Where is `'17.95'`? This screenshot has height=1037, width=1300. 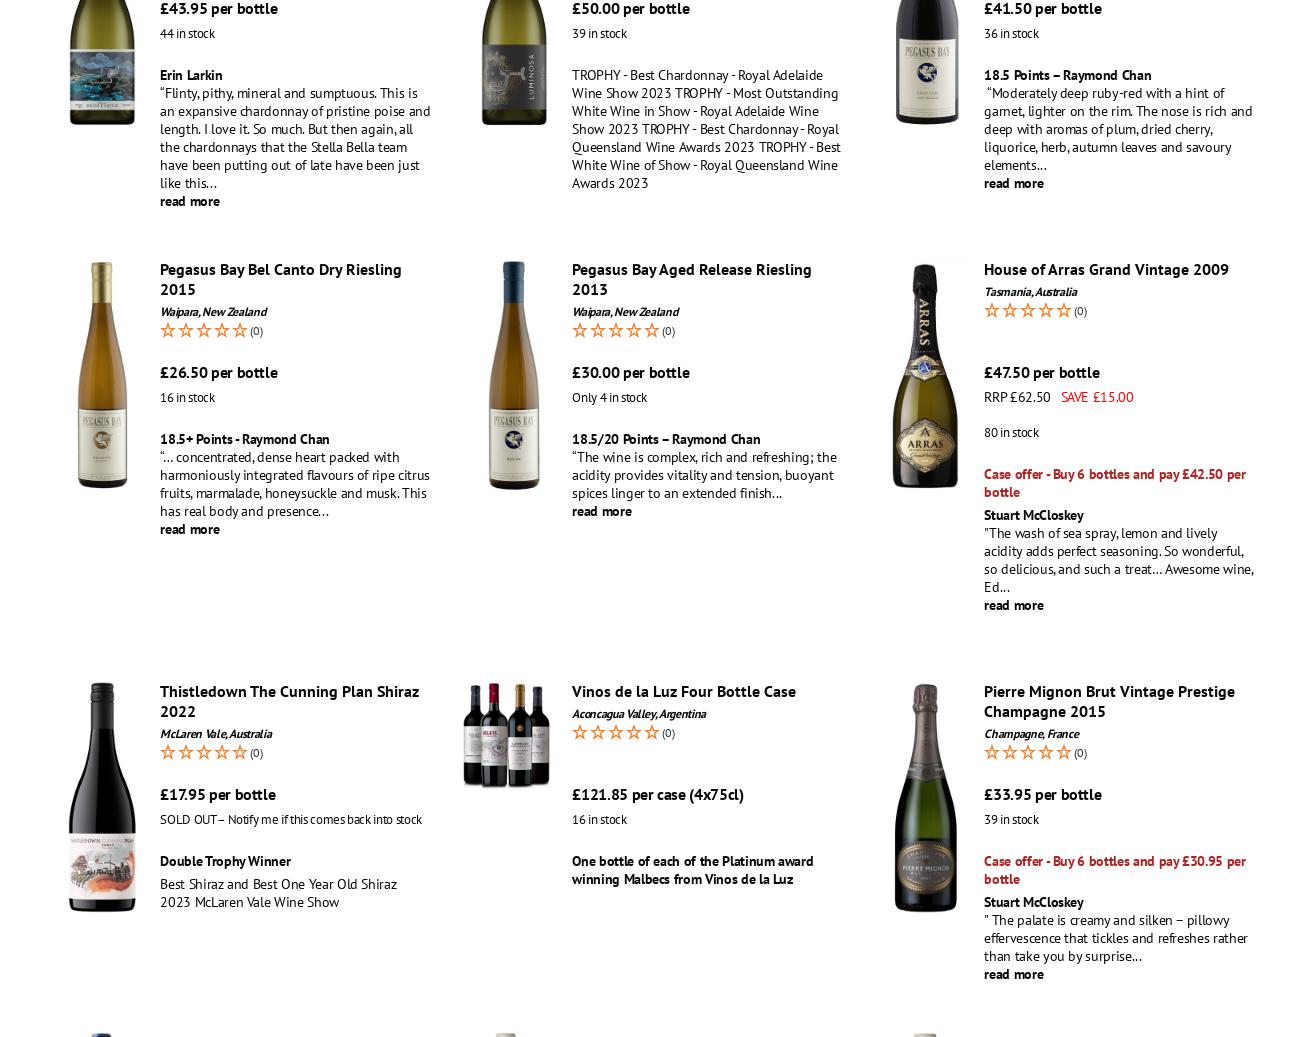
'17.95' is located at coordinates (169, 794).